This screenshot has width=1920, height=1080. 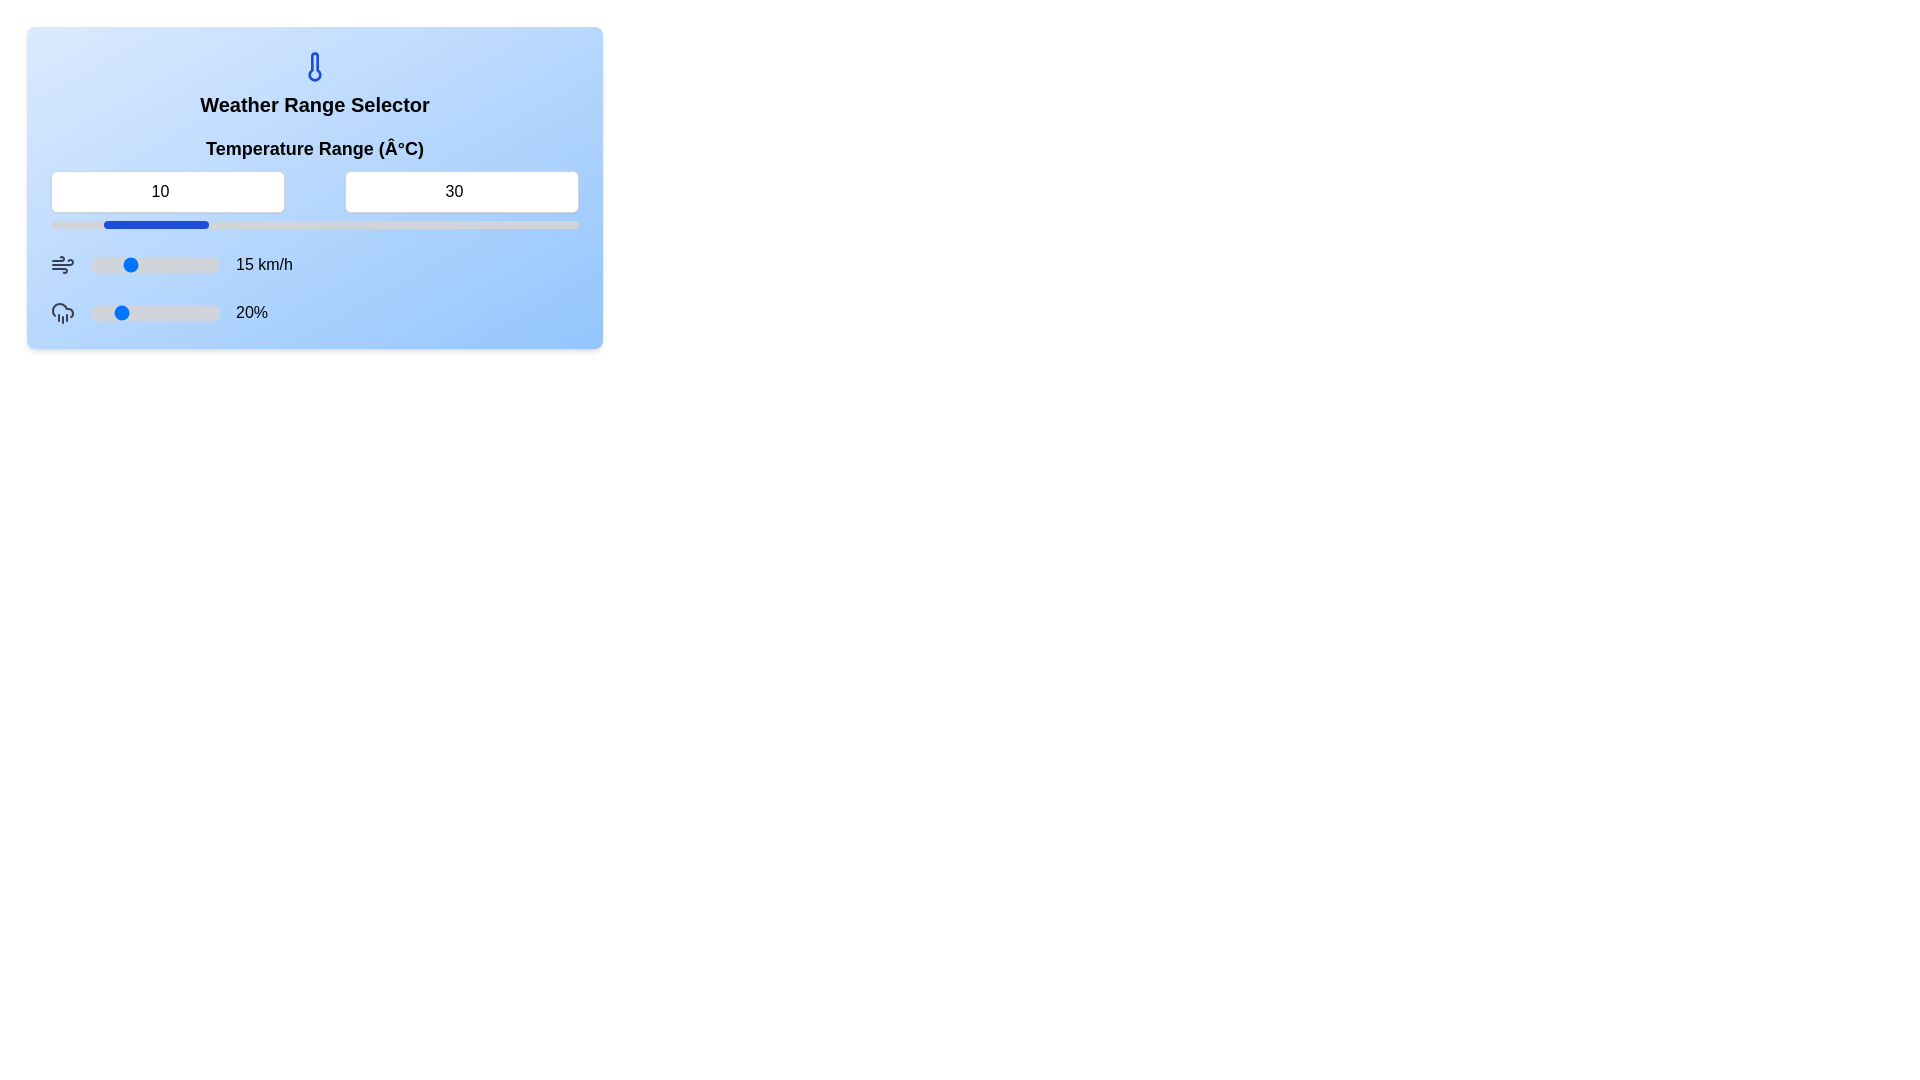 I want to click on the static text label displaying 'Weather Range Selector', which is prominently styled in bold with a large font size, located centrally between a thermometer icon and the caption 'Temperature Range (°C)', so click(x=314, y=104).